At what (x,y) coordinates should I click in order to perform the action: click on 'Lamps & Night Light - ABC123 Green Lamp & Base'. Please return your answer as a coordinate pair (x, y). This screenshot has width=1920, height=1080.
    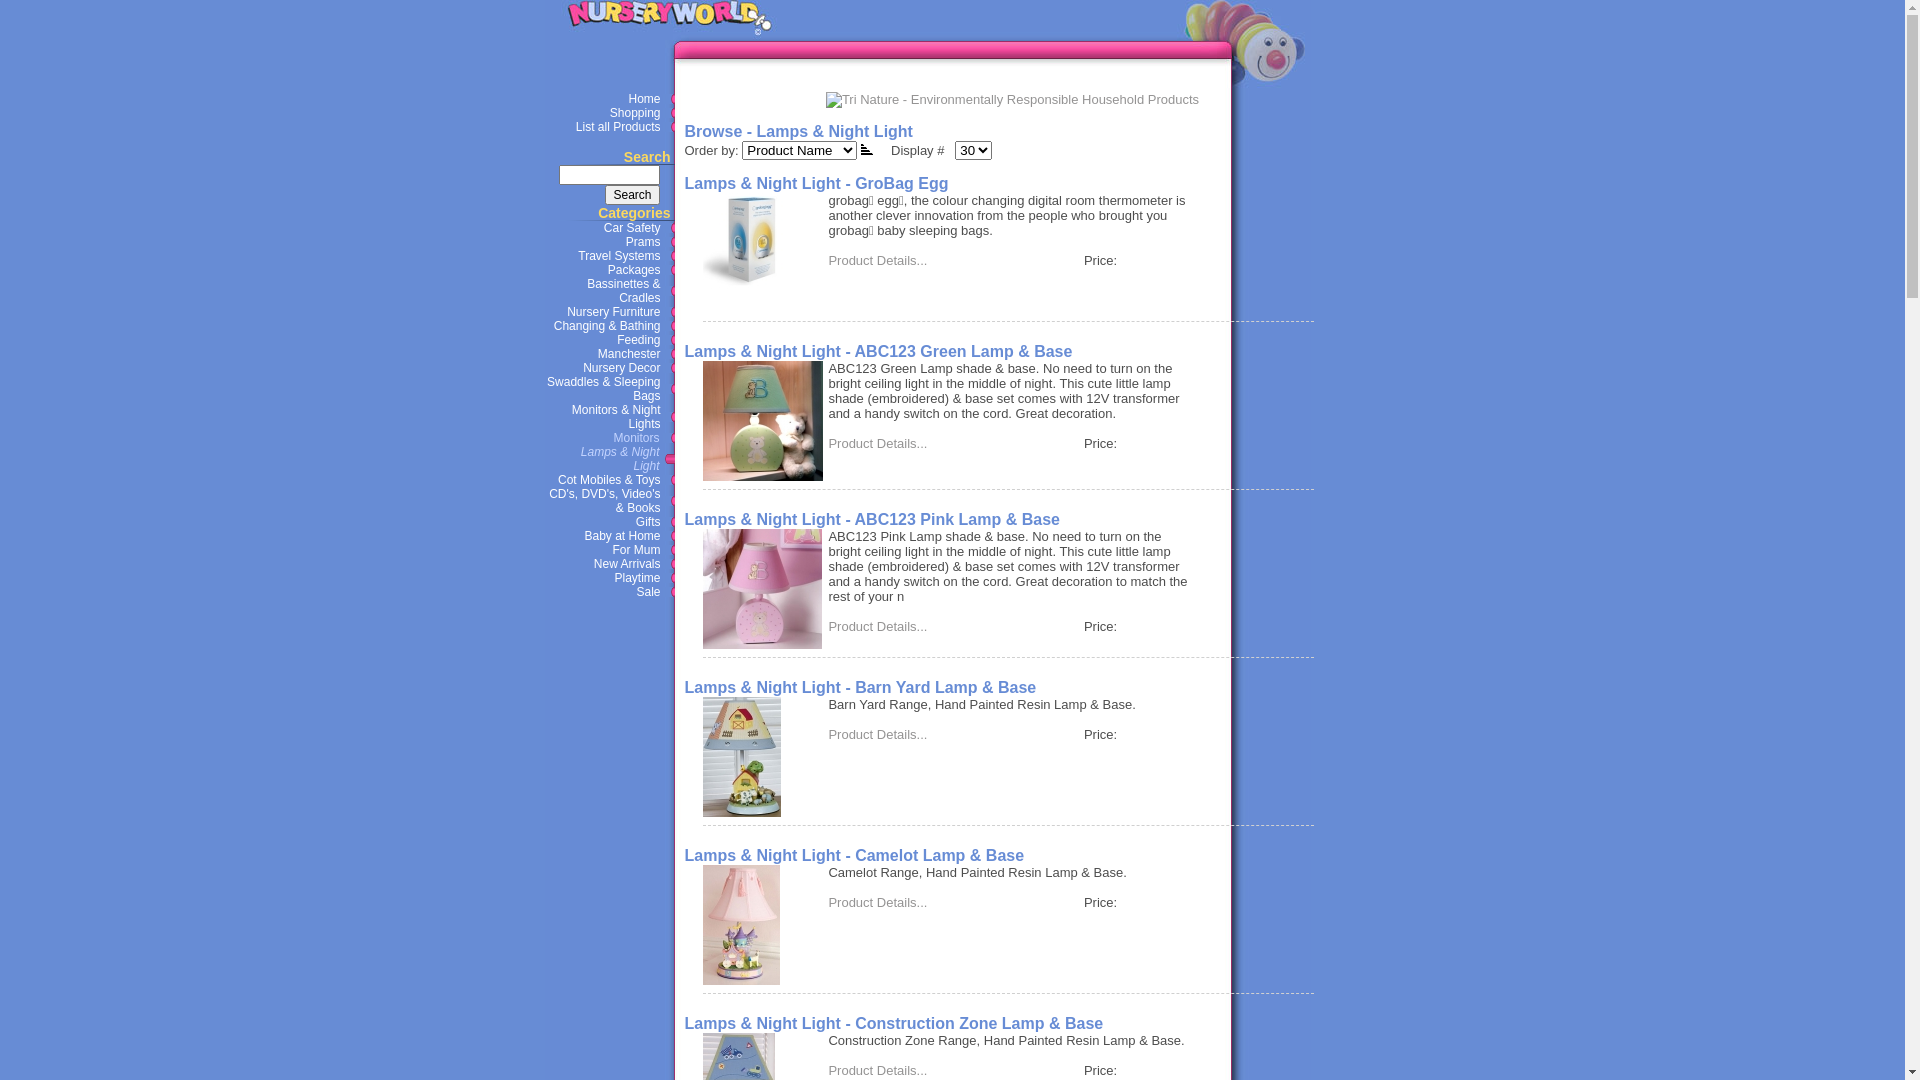
    Looking at the image, I should click on (878, 350).